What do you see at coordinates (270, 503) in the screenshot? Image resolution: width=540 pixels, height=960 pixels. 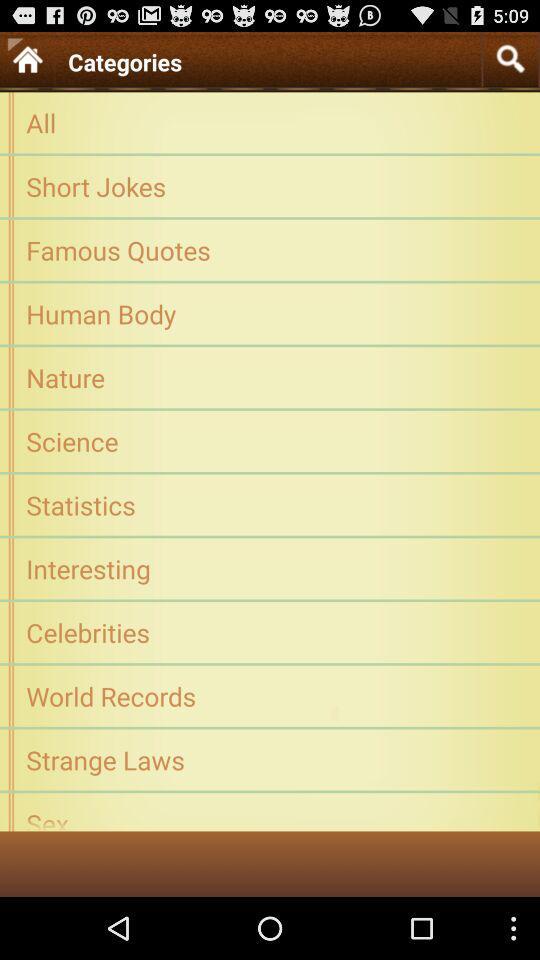 I see `icon above interesting app` at bounding box center [270, 503].